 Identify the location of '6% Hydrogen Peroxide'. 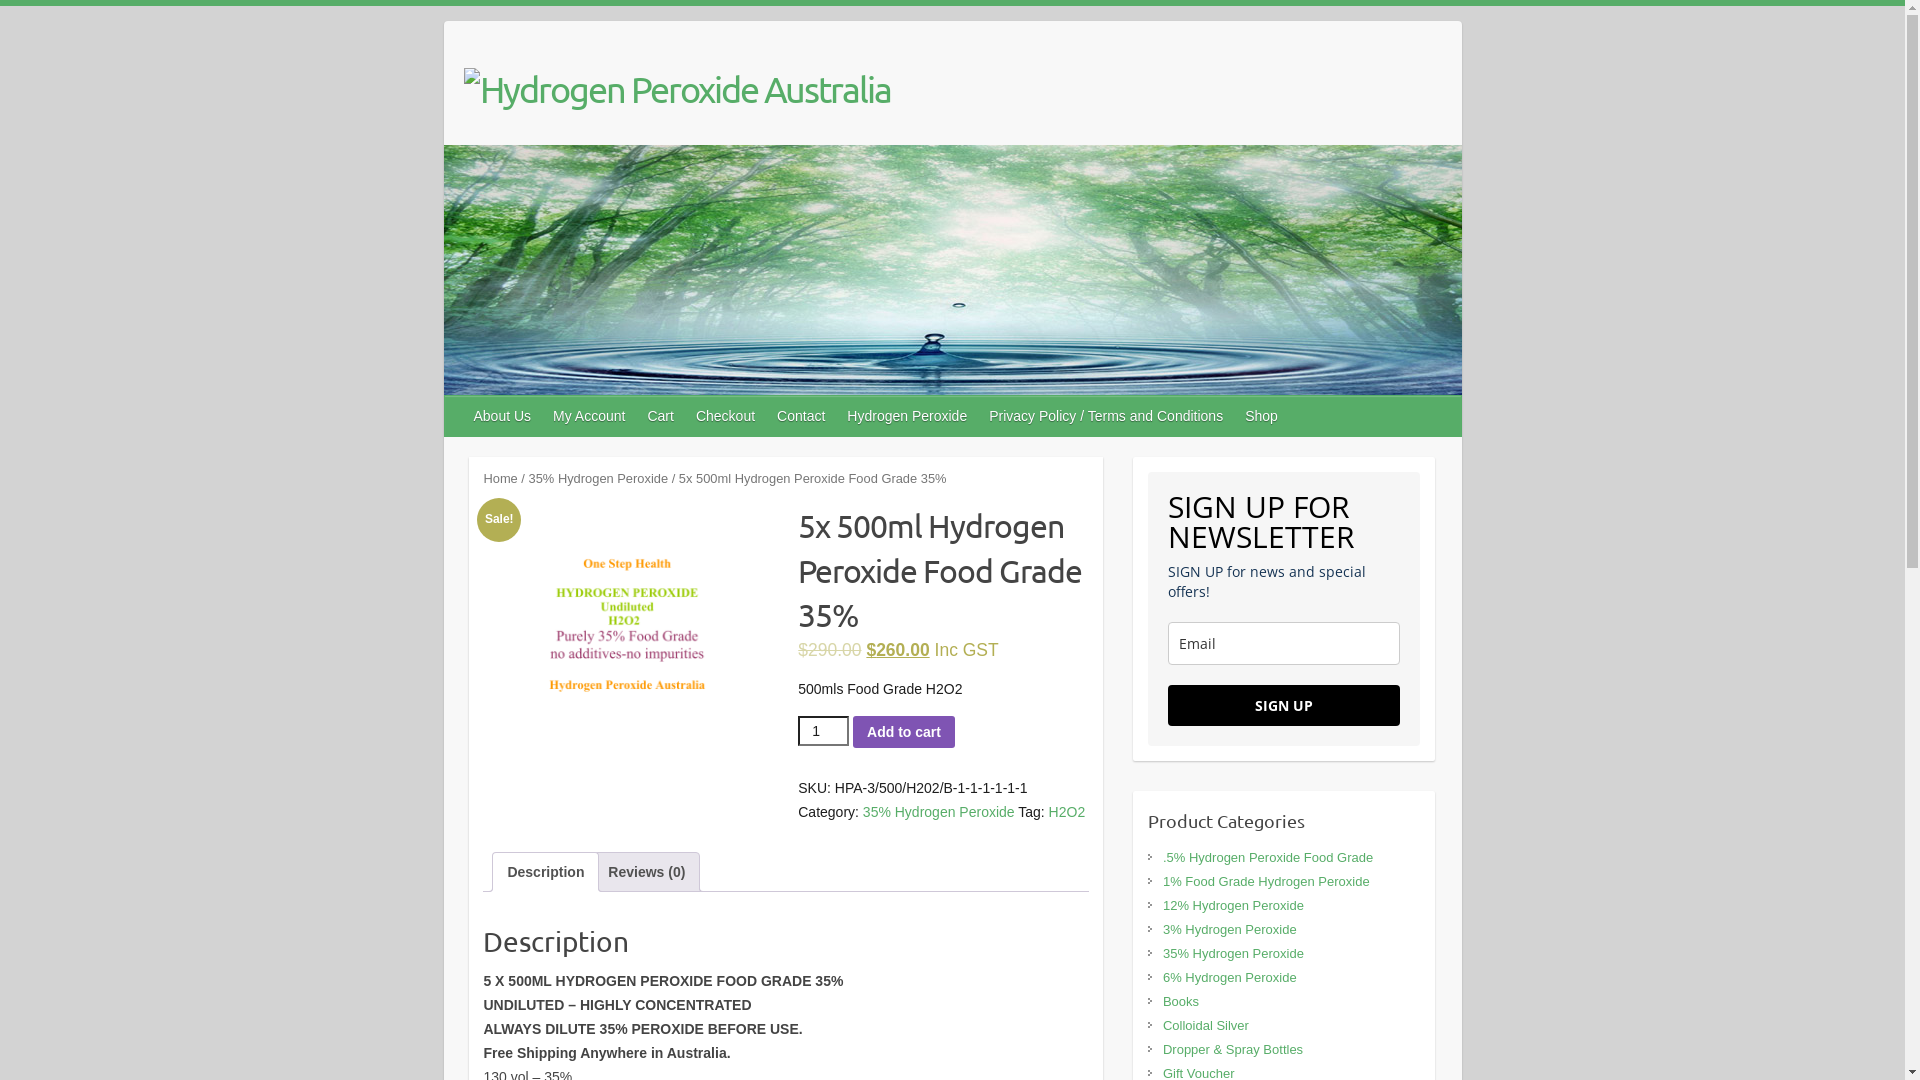
(1228, 976).